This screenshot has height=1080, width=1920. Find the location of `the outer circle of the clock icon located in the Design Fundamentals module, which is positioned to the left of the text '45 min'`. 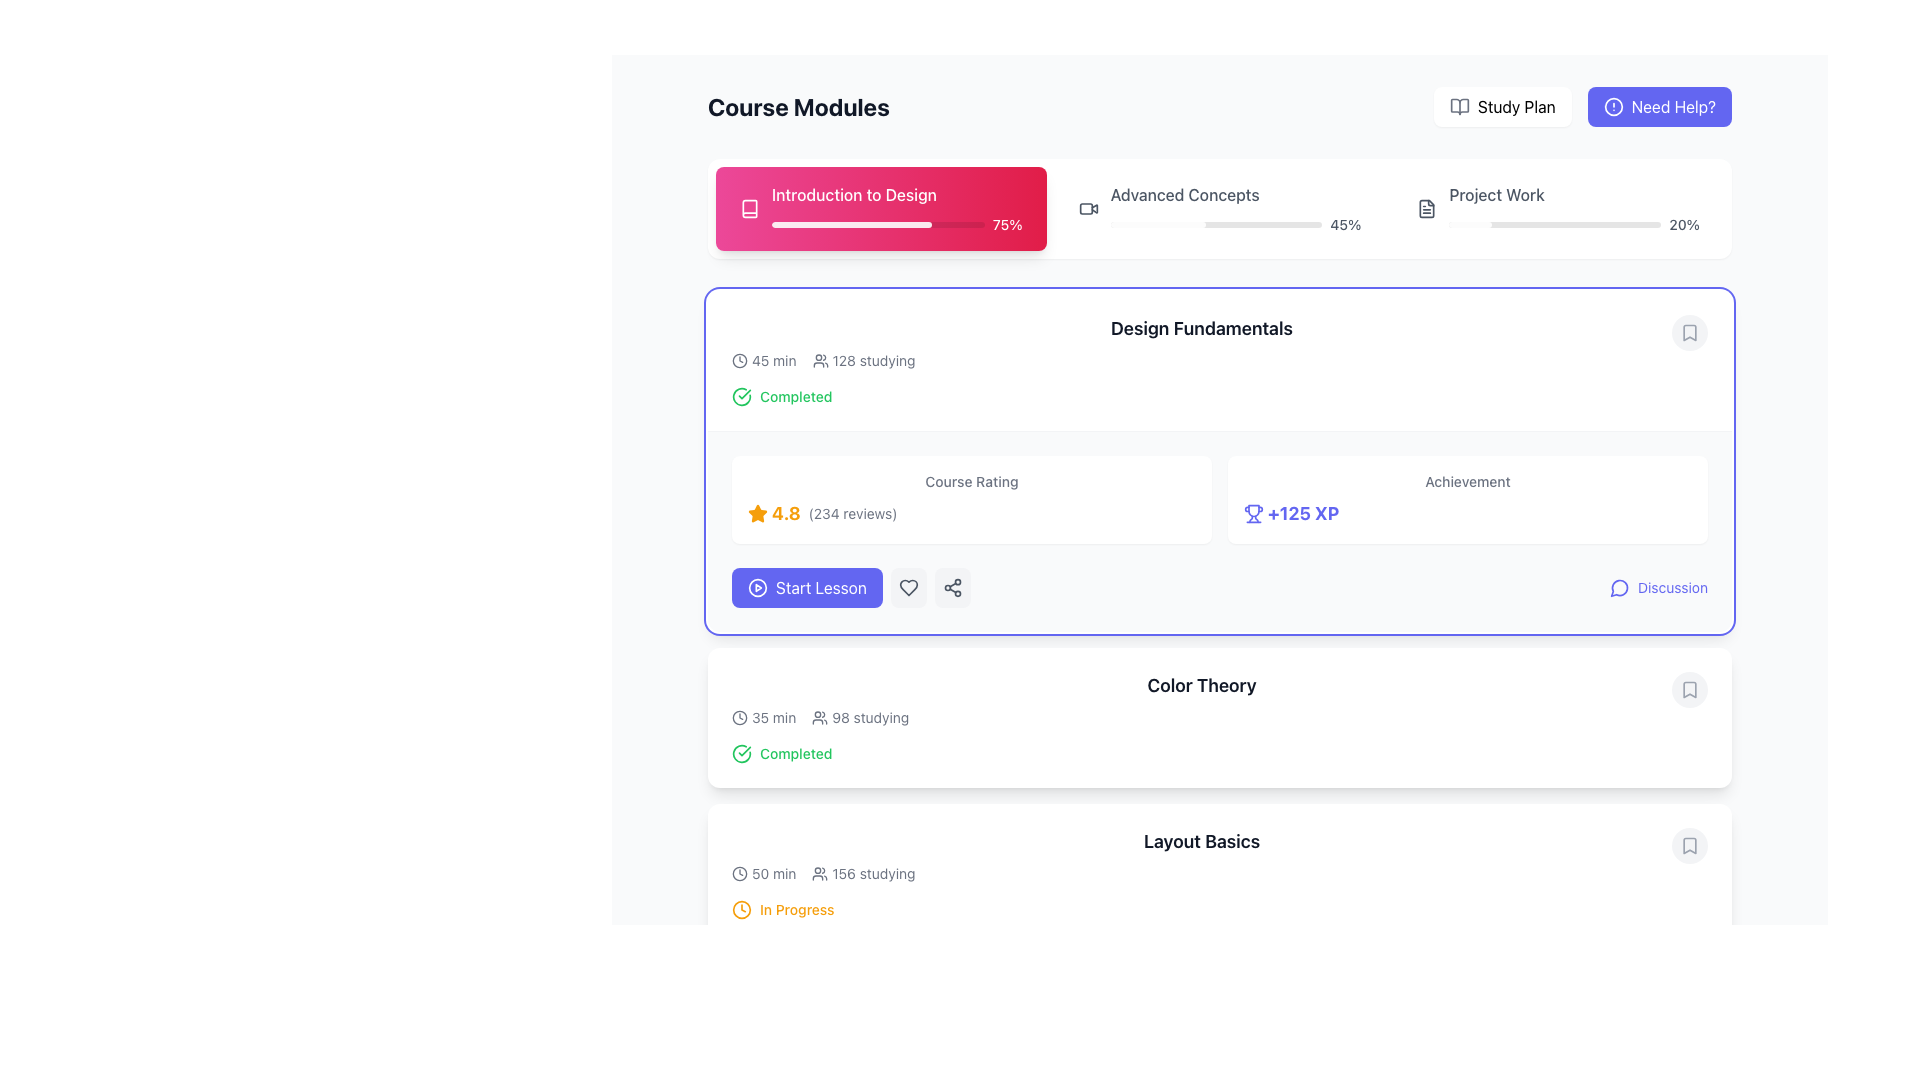

the outer circle of the clock icon located in the Design Fundamentals module, which is positioned to the left of the text '45 min' is located at coordinates (738, 361).